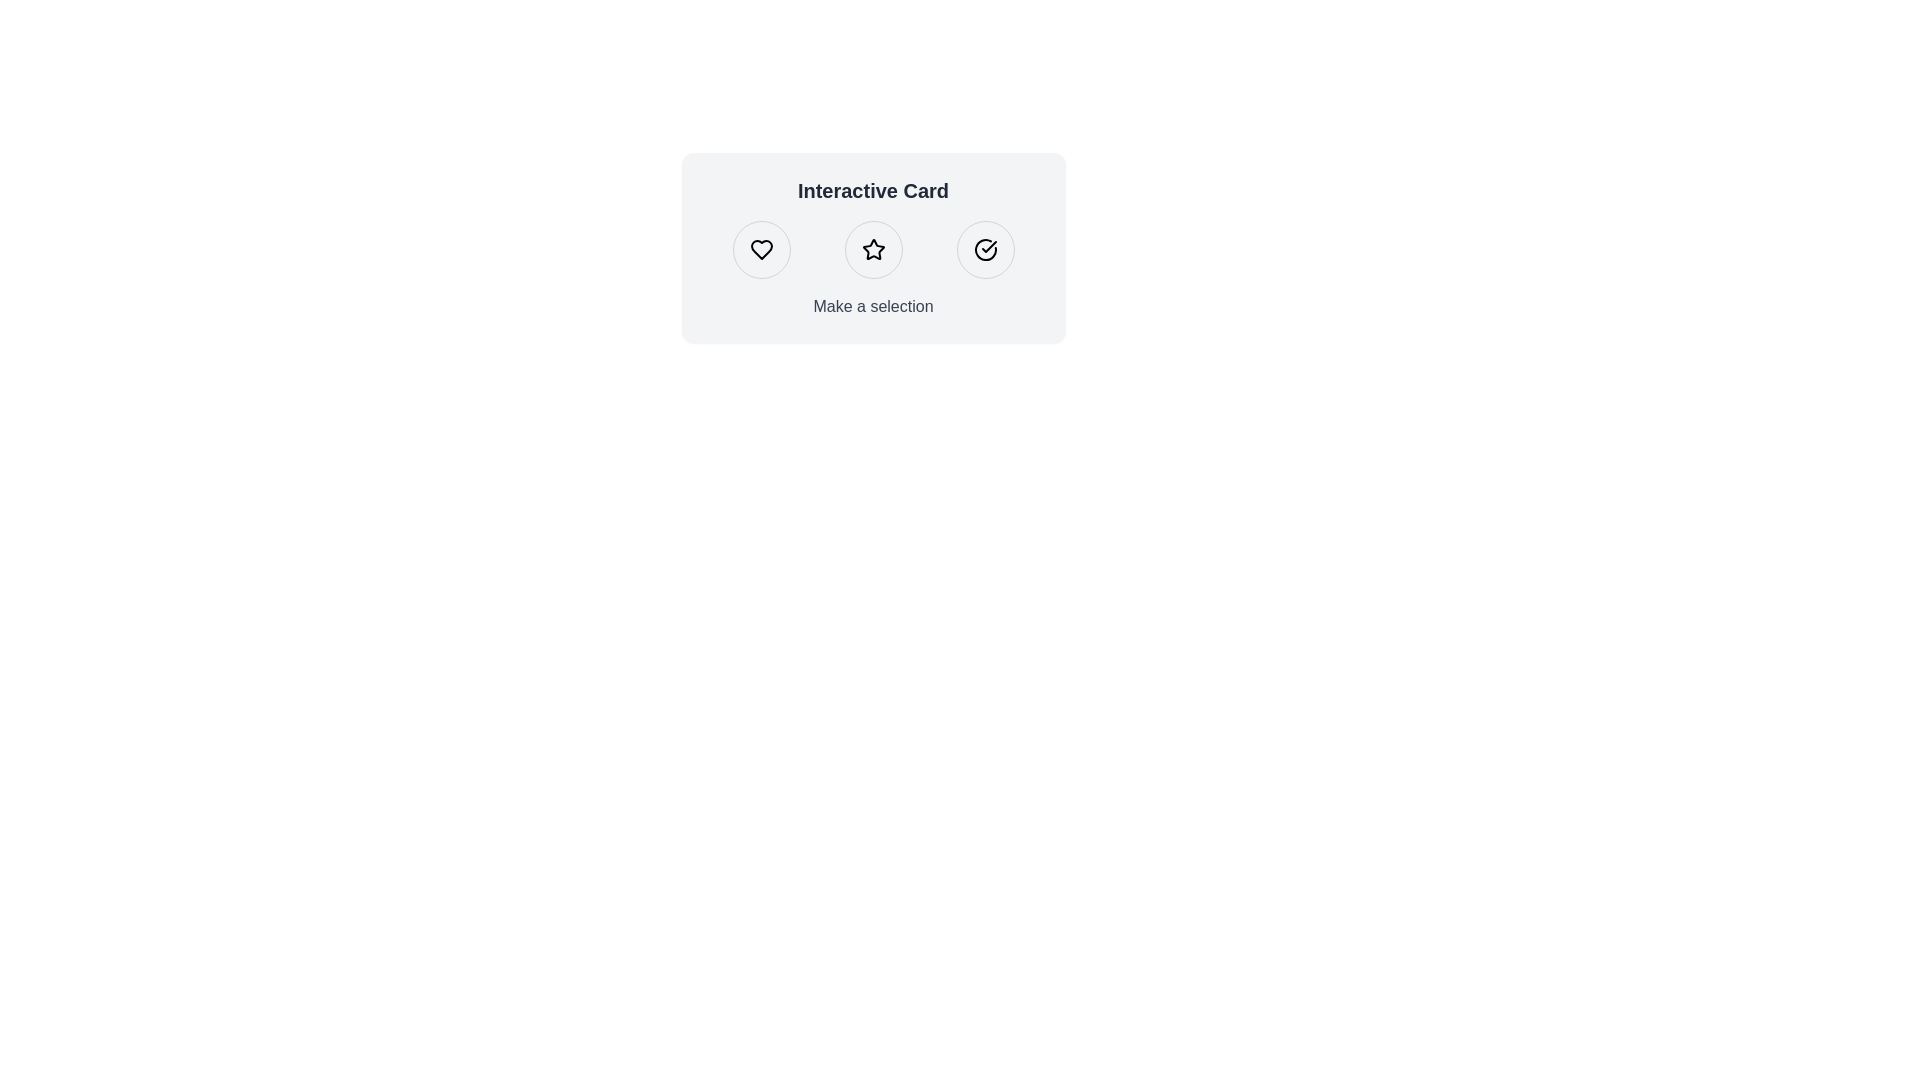  What do you see at coordinates (873, 248) in the screenshot?
I see `the hollow star icon, which is the second circular button in a horizontal layout, positioned between a heart icon and a checkmark icon` at bounding box center [873, 248].